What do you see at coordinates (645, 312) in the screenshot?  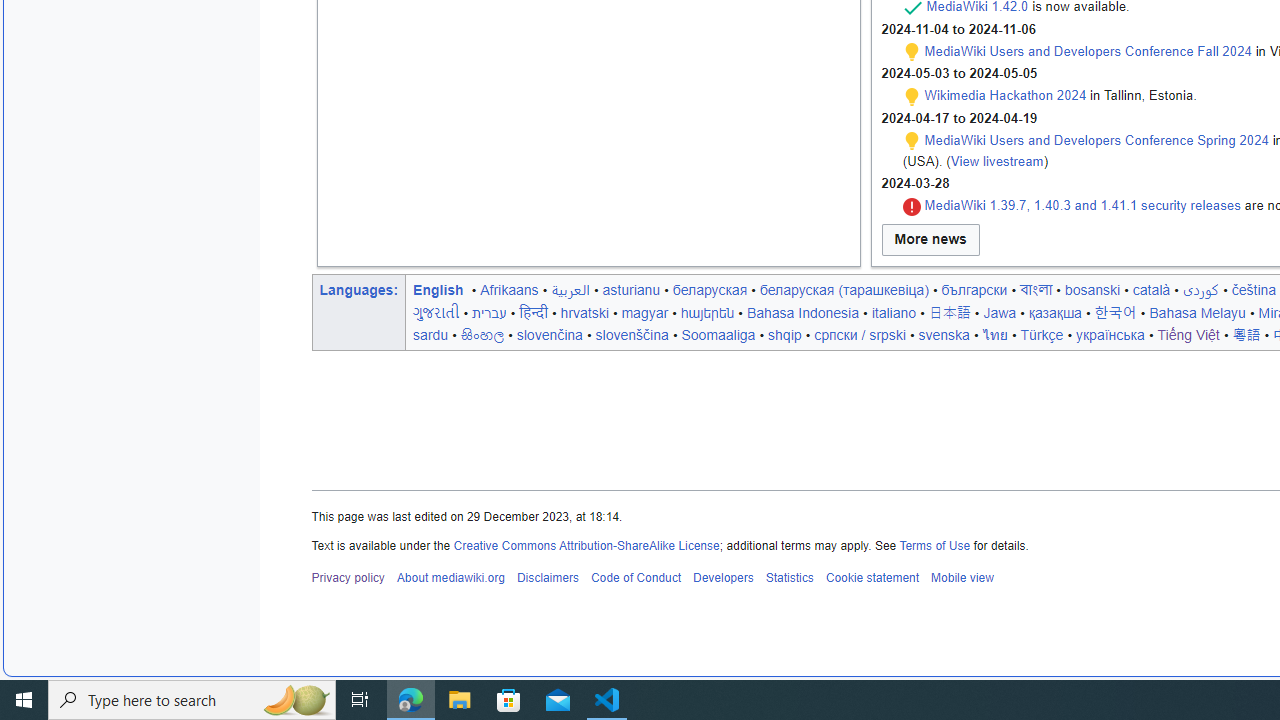 I see `'magyar'` at bounding box center [645, 312].